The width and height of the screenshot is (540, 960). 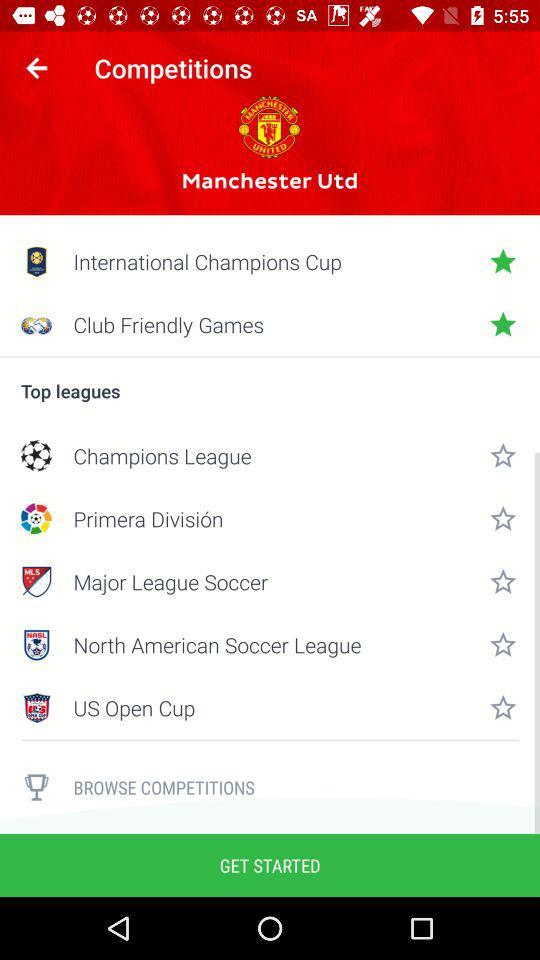 I want to click on item above the us open cup, so click(x=270, y=644).